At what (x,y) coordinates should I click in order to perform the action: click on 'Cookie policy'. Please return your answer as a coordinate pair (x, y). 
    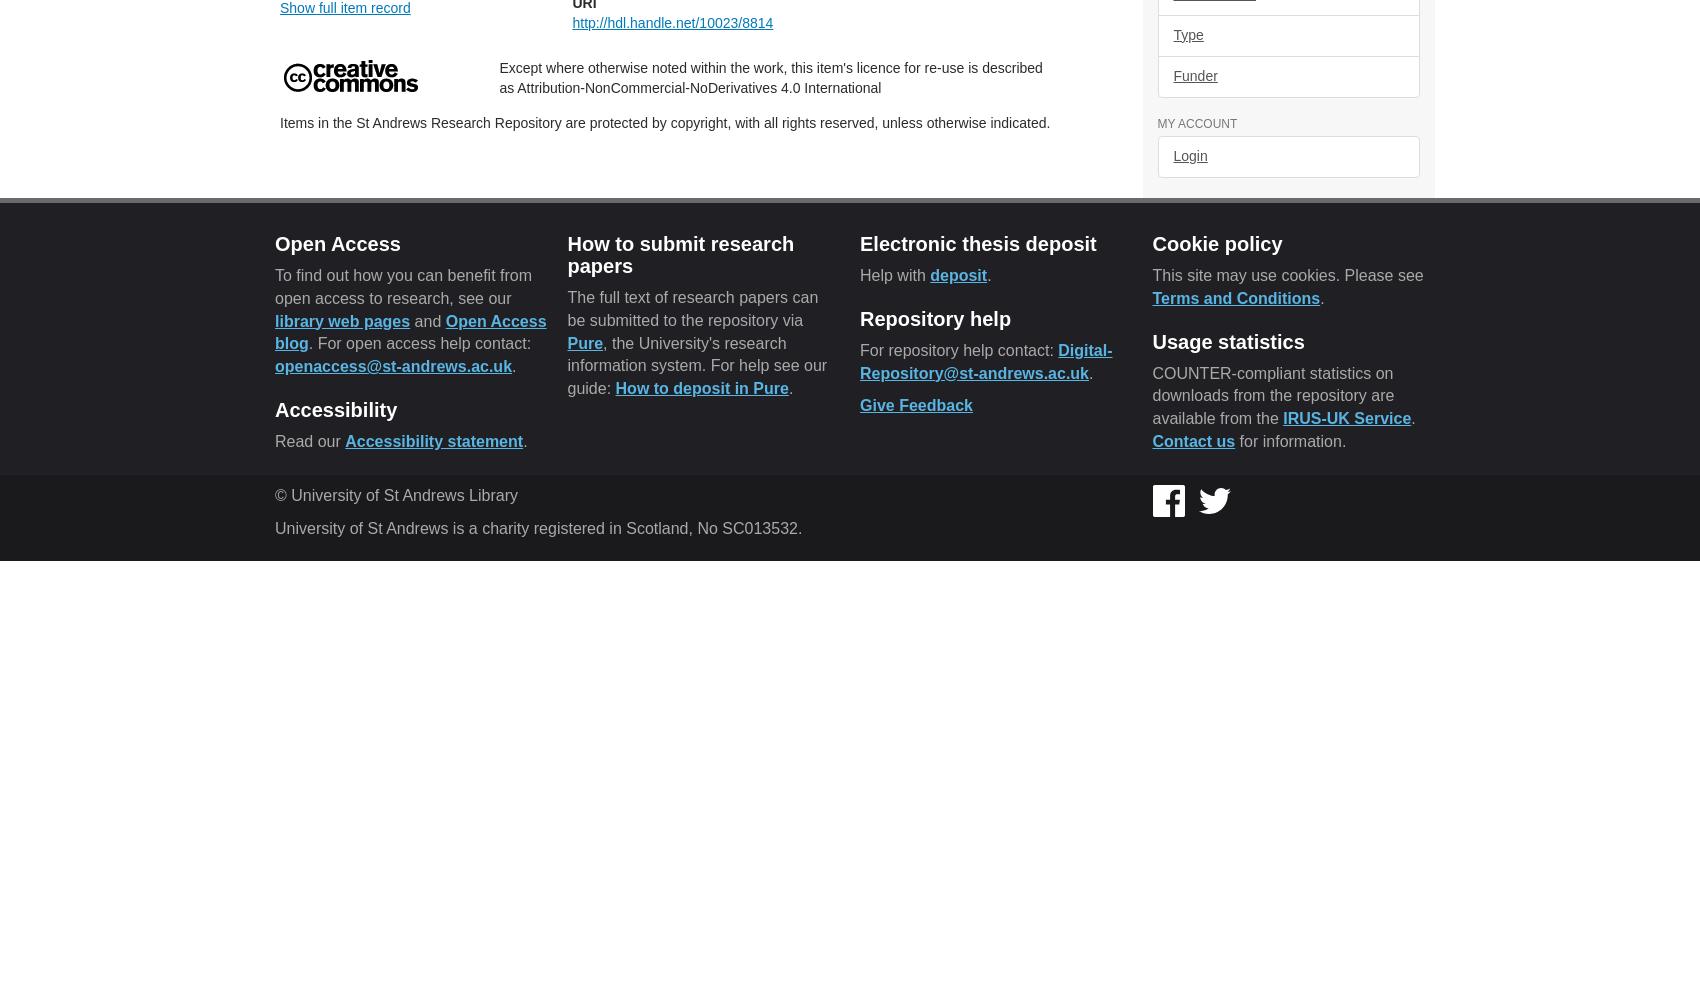
    Looking at the image, I should click on (1216, 242).